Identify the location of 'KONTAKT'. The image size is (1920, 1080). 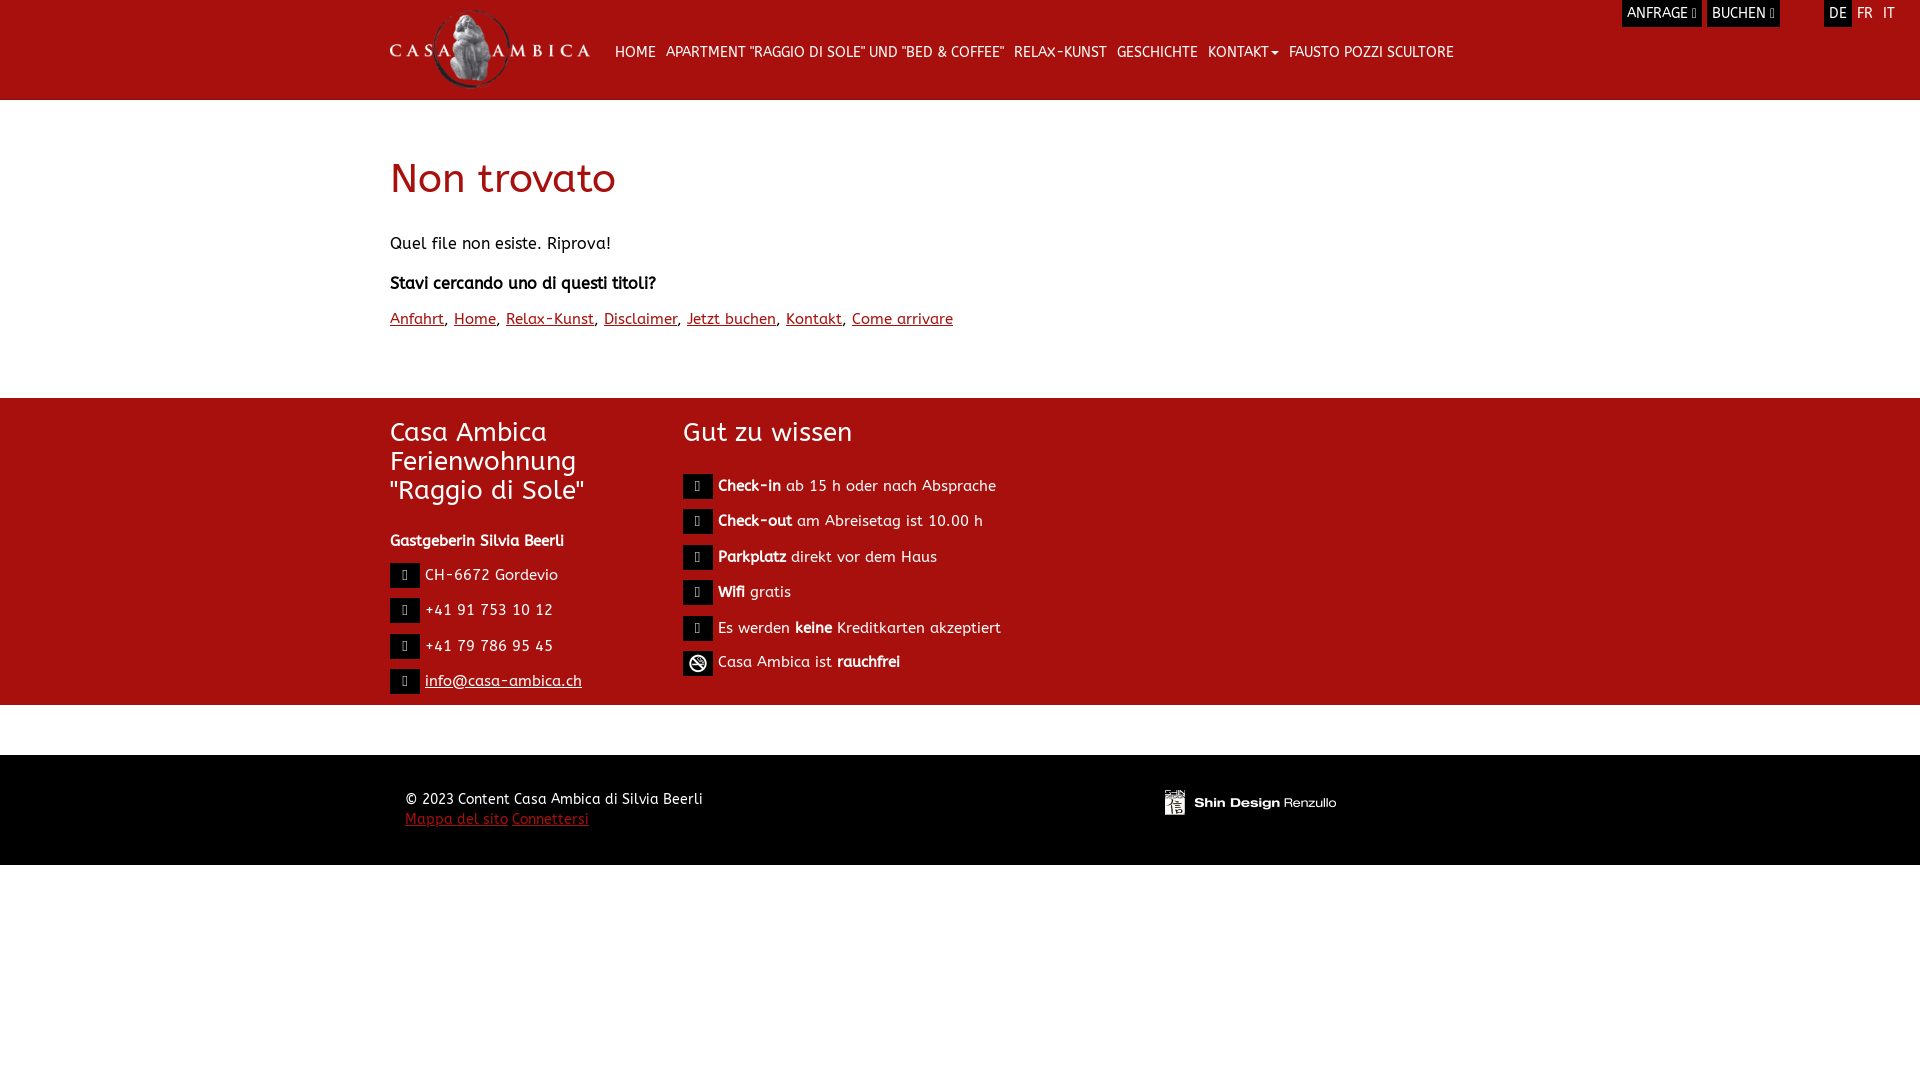
(1242, 51).